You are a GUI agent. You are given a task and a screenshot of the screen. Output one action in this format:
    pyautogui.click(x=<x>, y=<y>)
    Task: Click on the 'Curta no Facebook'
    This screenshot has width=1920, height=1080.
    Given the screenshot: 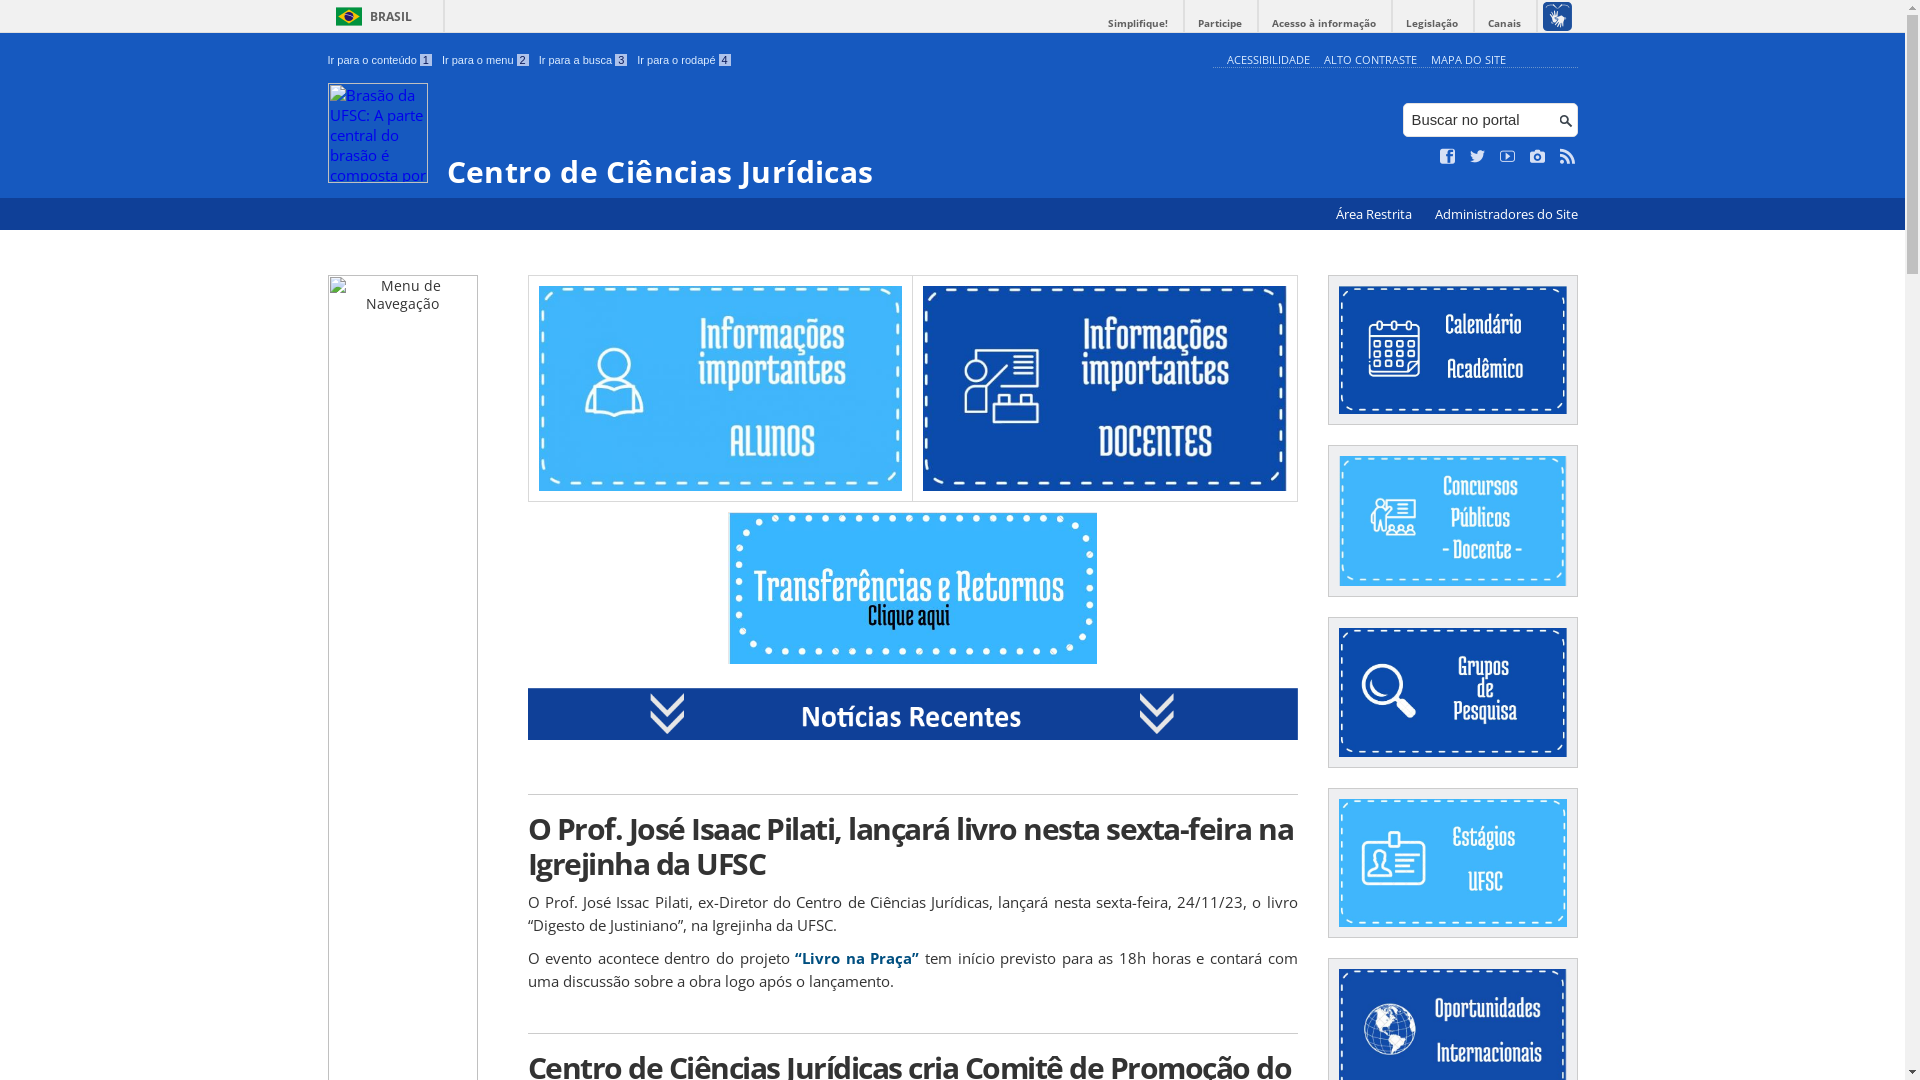 What is the action you would take?
    pyautogui.click(x=1448, y=156)
    